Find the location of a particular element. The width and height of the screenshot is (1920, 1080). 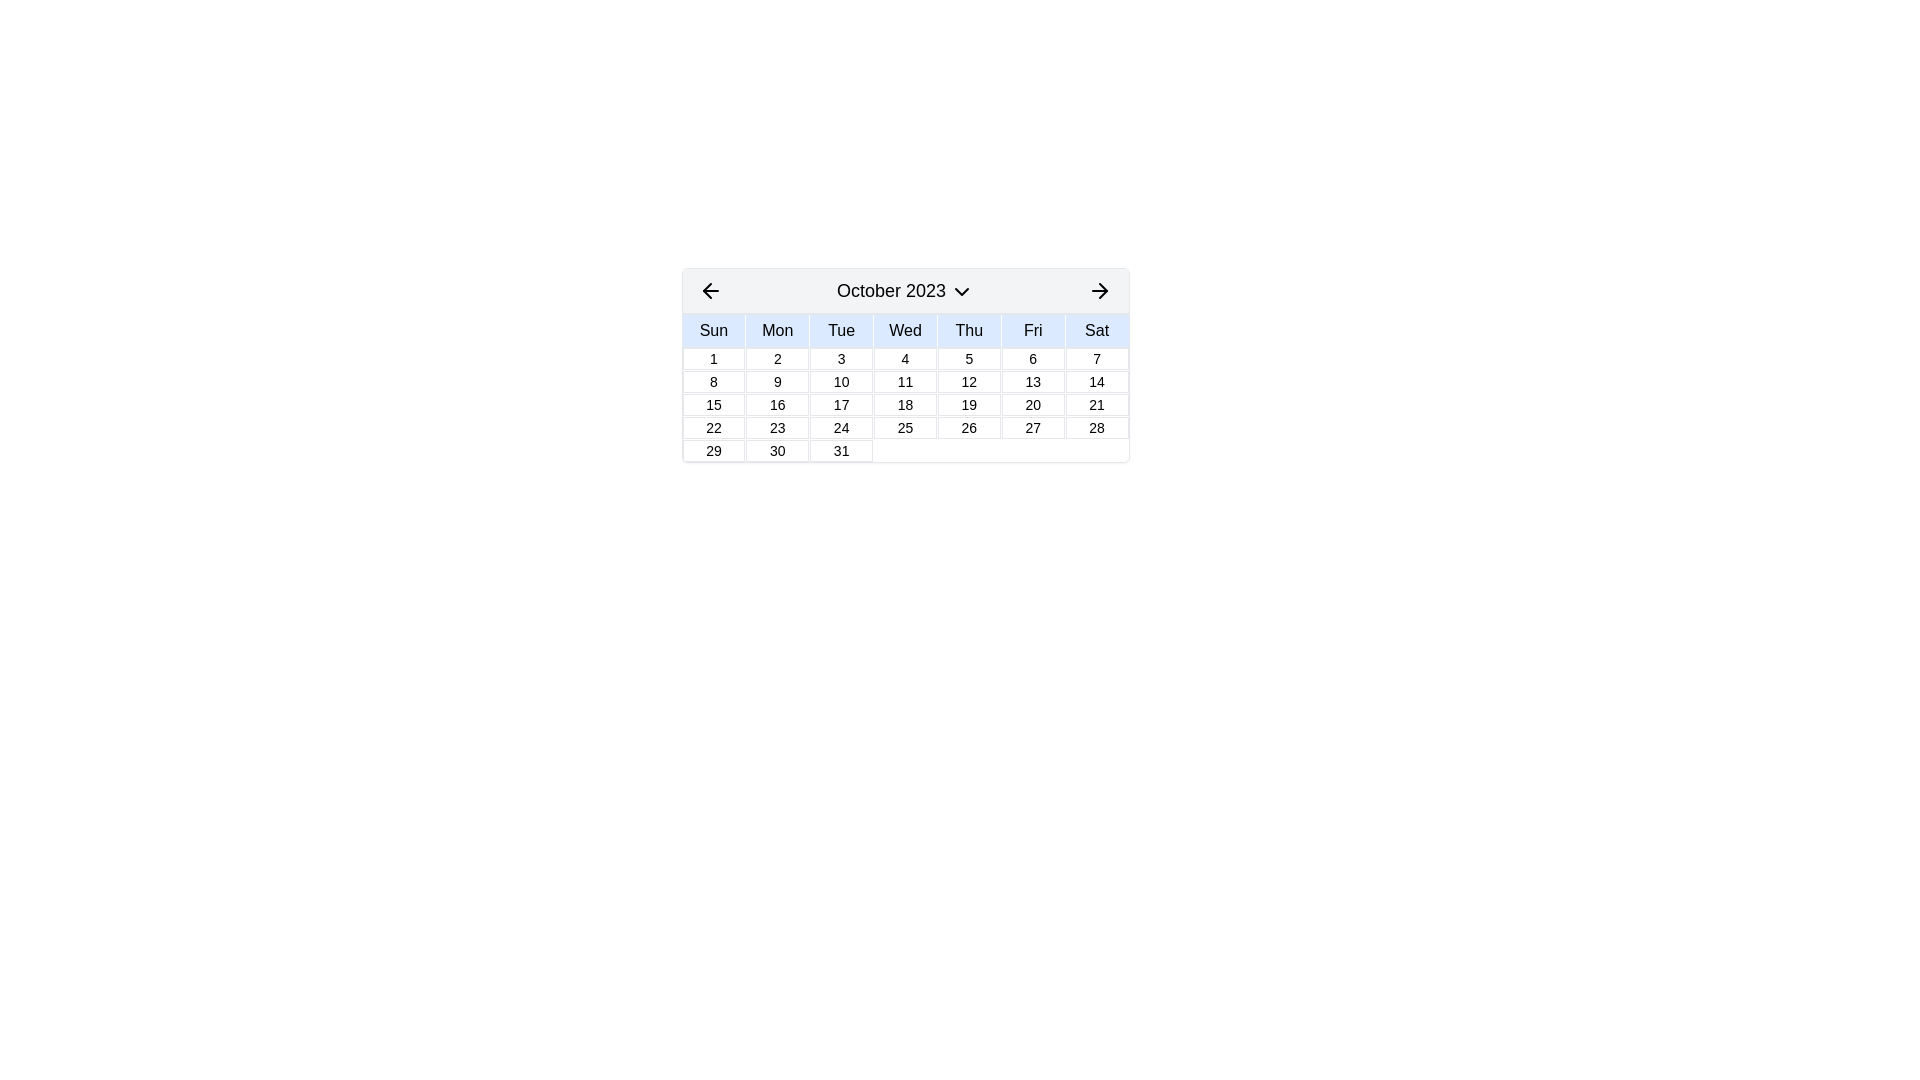

static text element representing the date October 26, 2023, located in the calendar interface under the 'Thu' heading is located at coordinates (969, 427).